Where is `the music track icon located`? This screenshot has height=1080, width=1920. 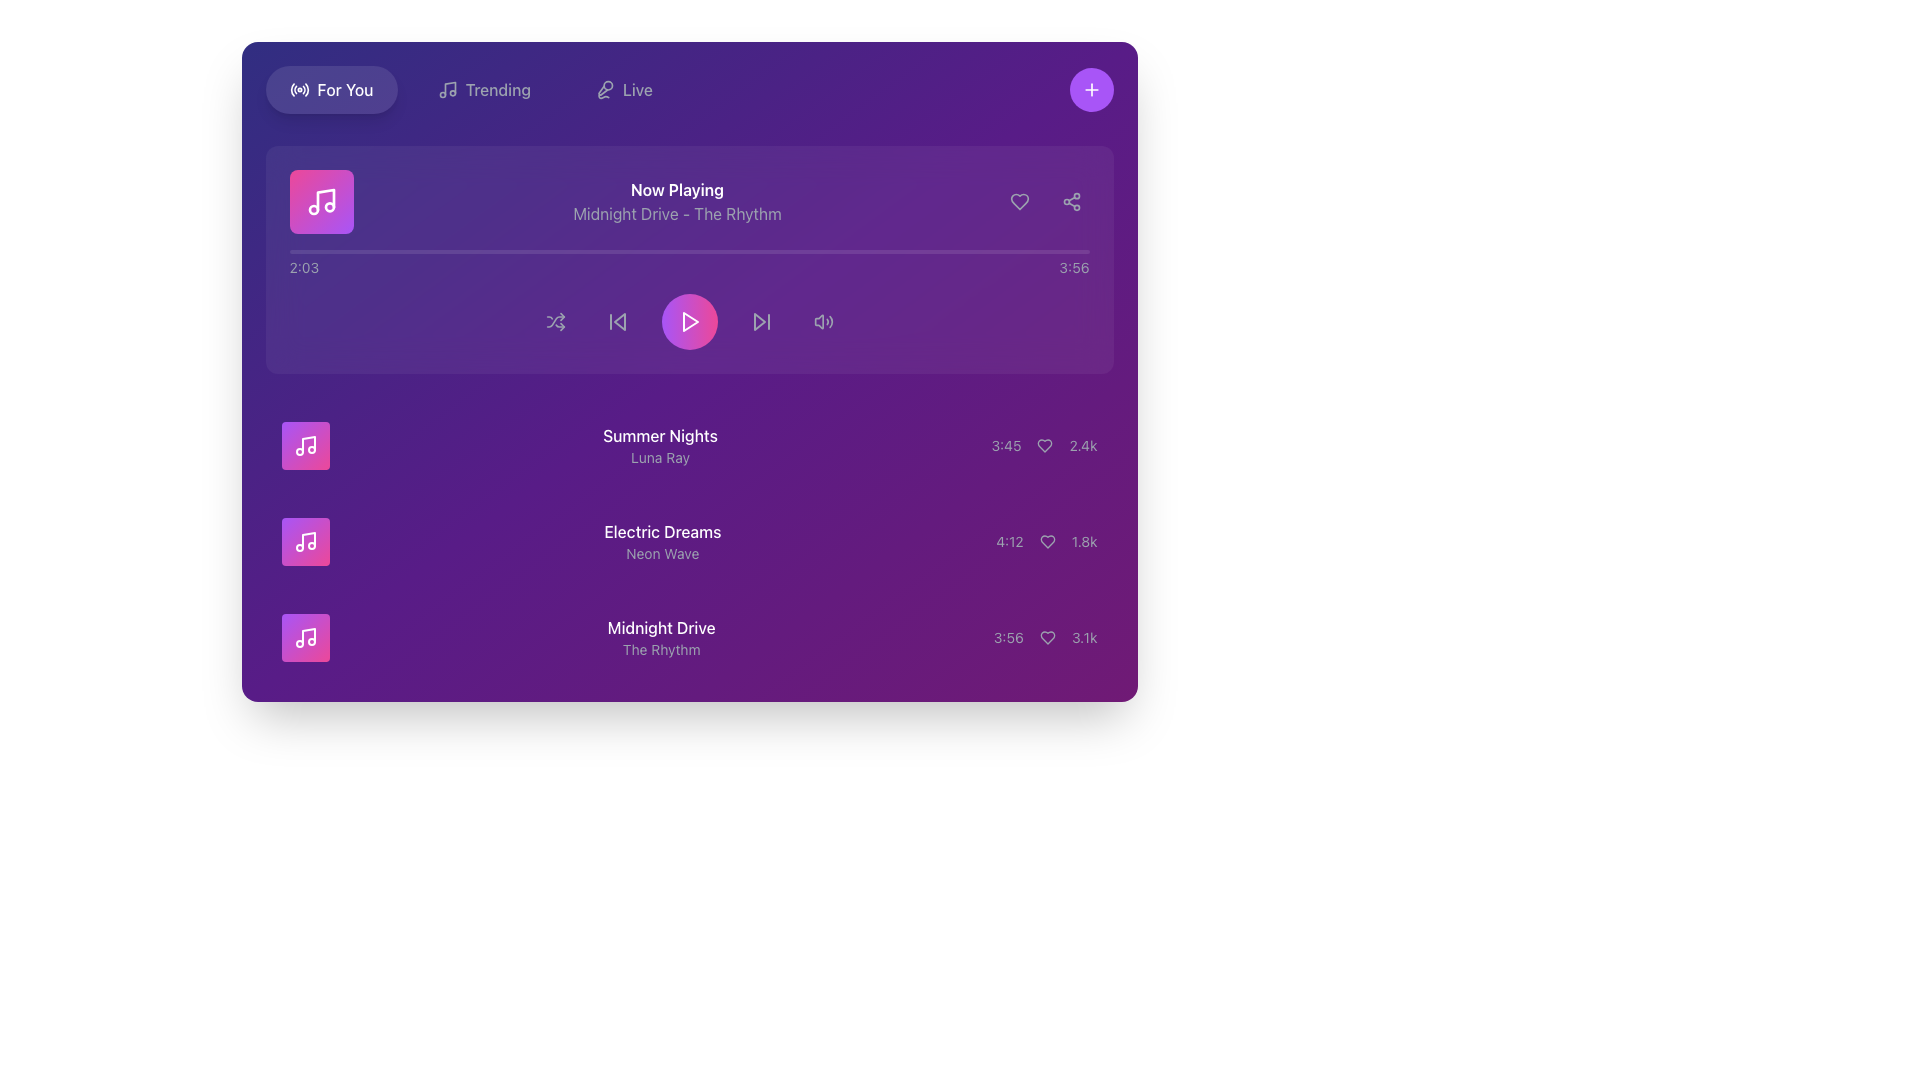 the music track icon located is located at coordinates (321, 201).